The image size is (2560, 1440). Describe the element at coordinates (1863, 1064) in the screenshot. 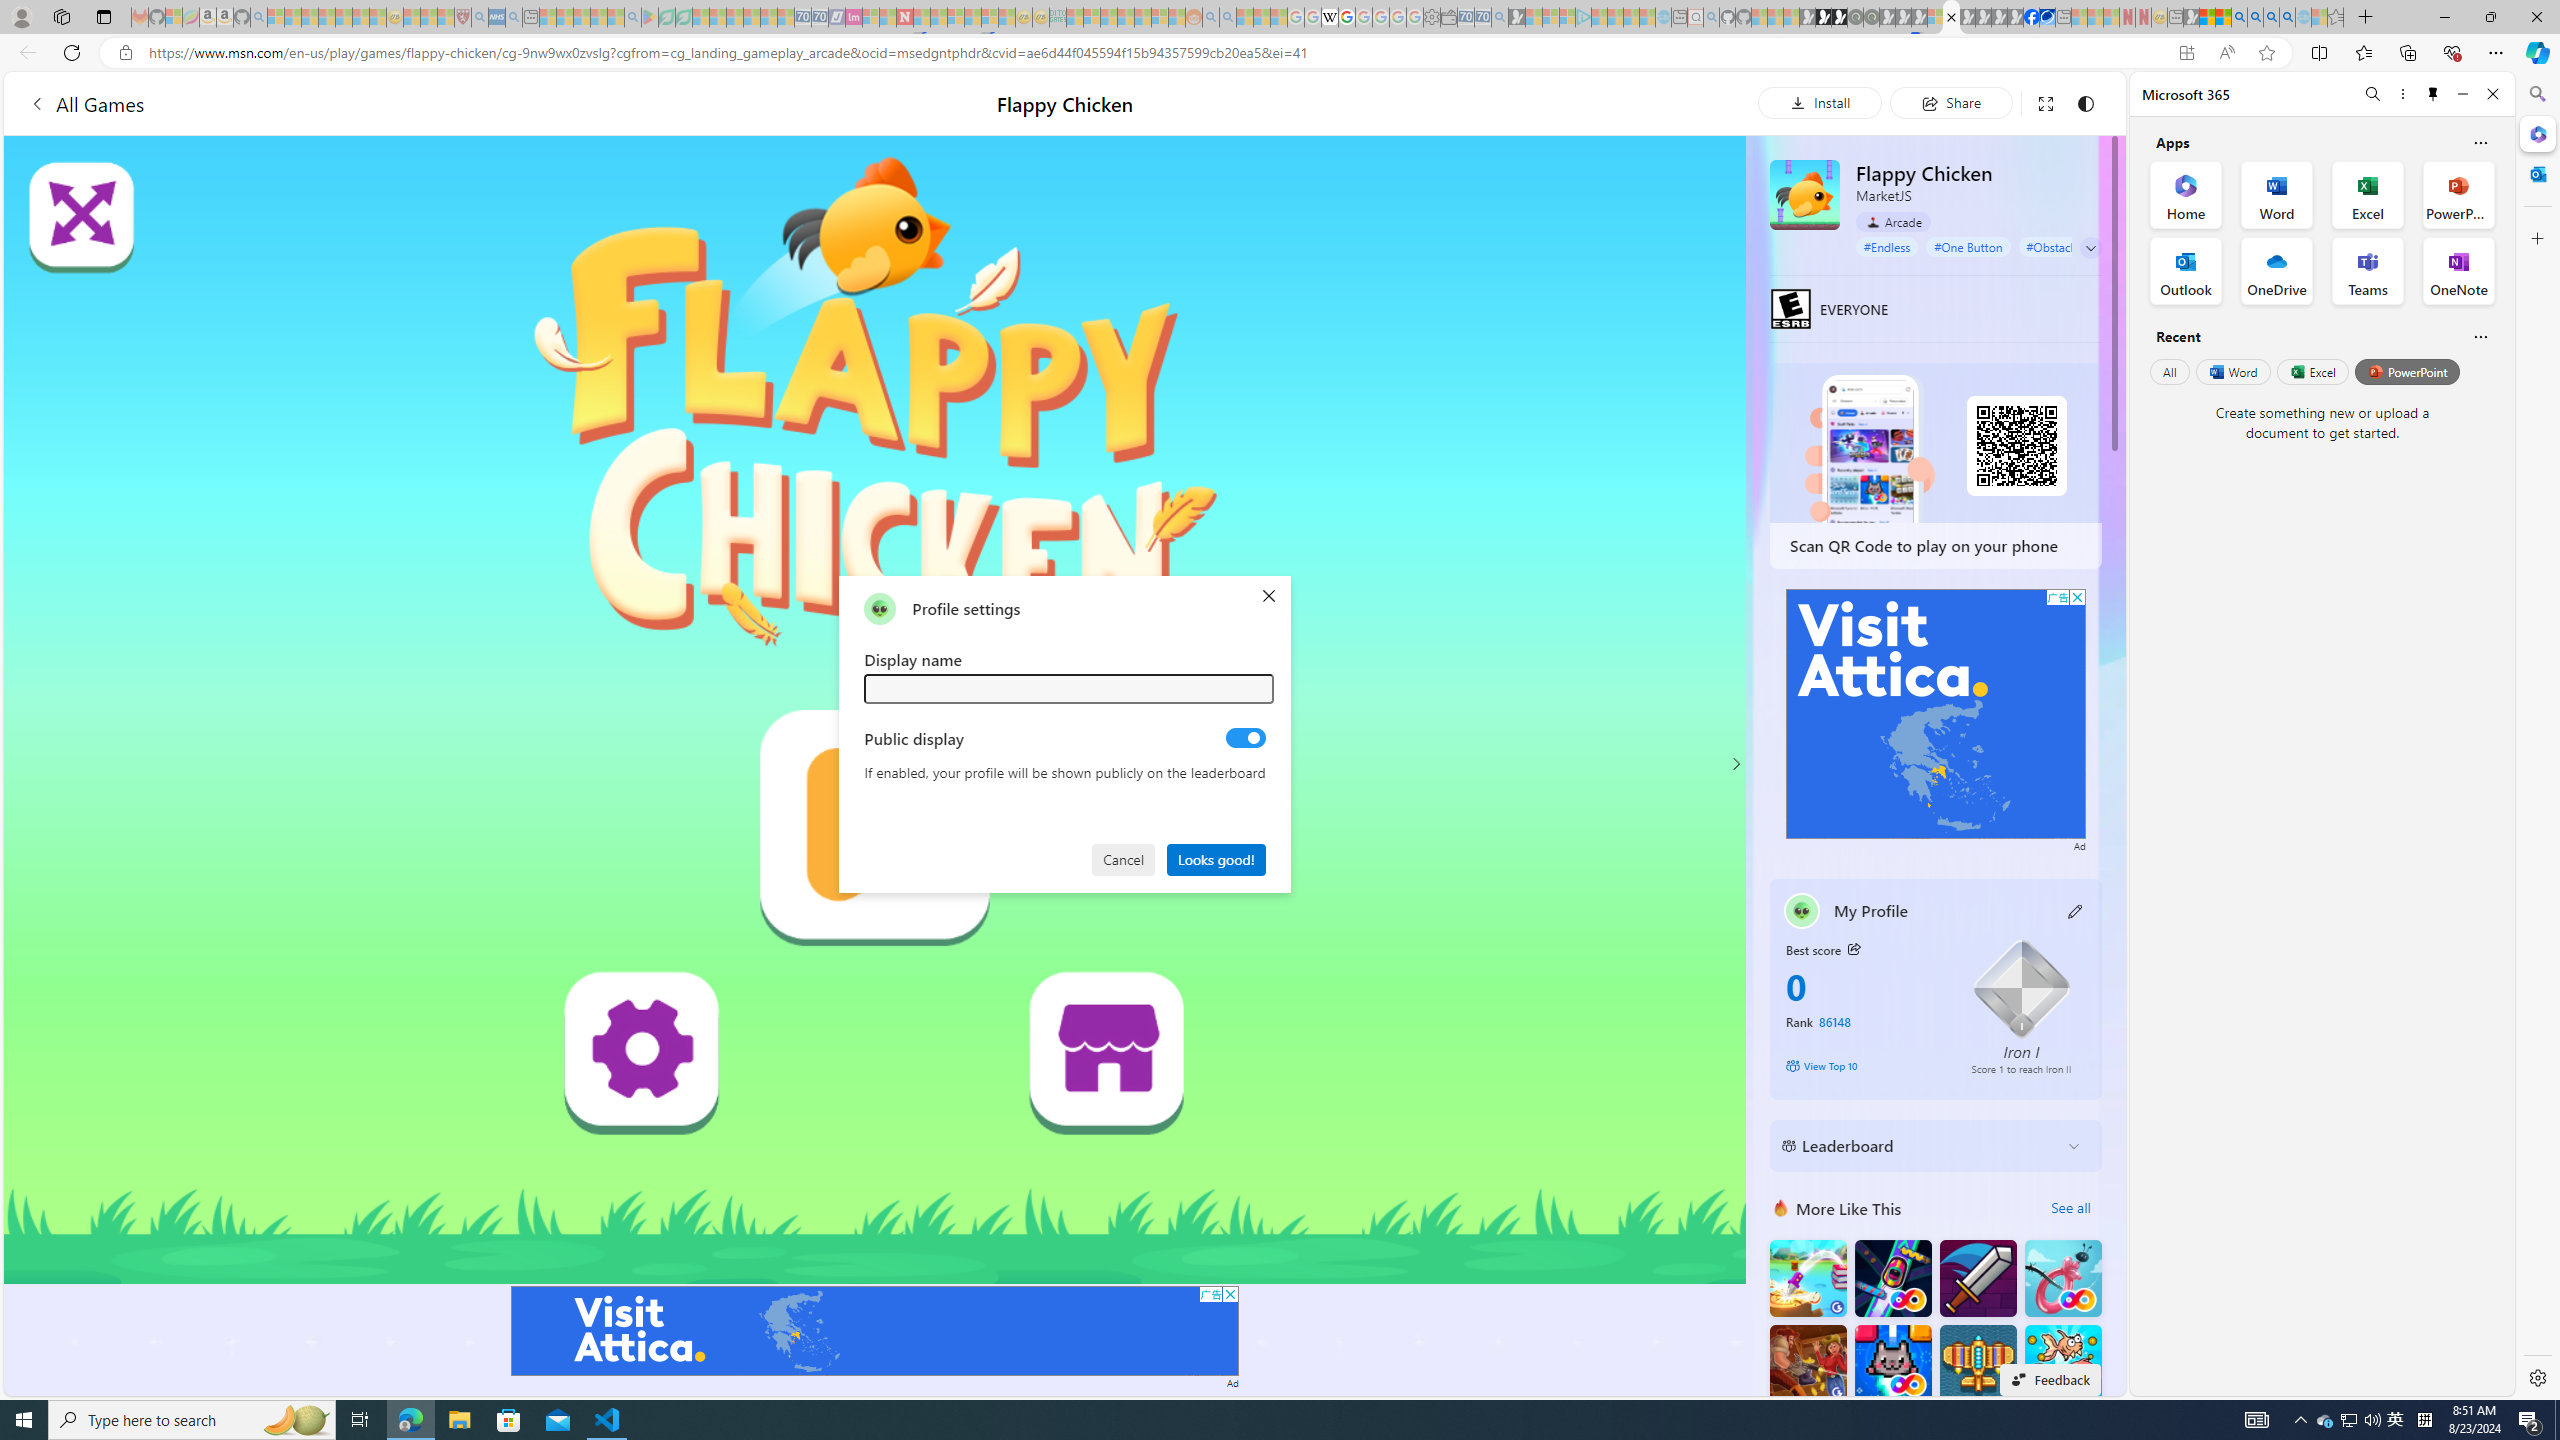

I see `'View Top 10'` at that location.